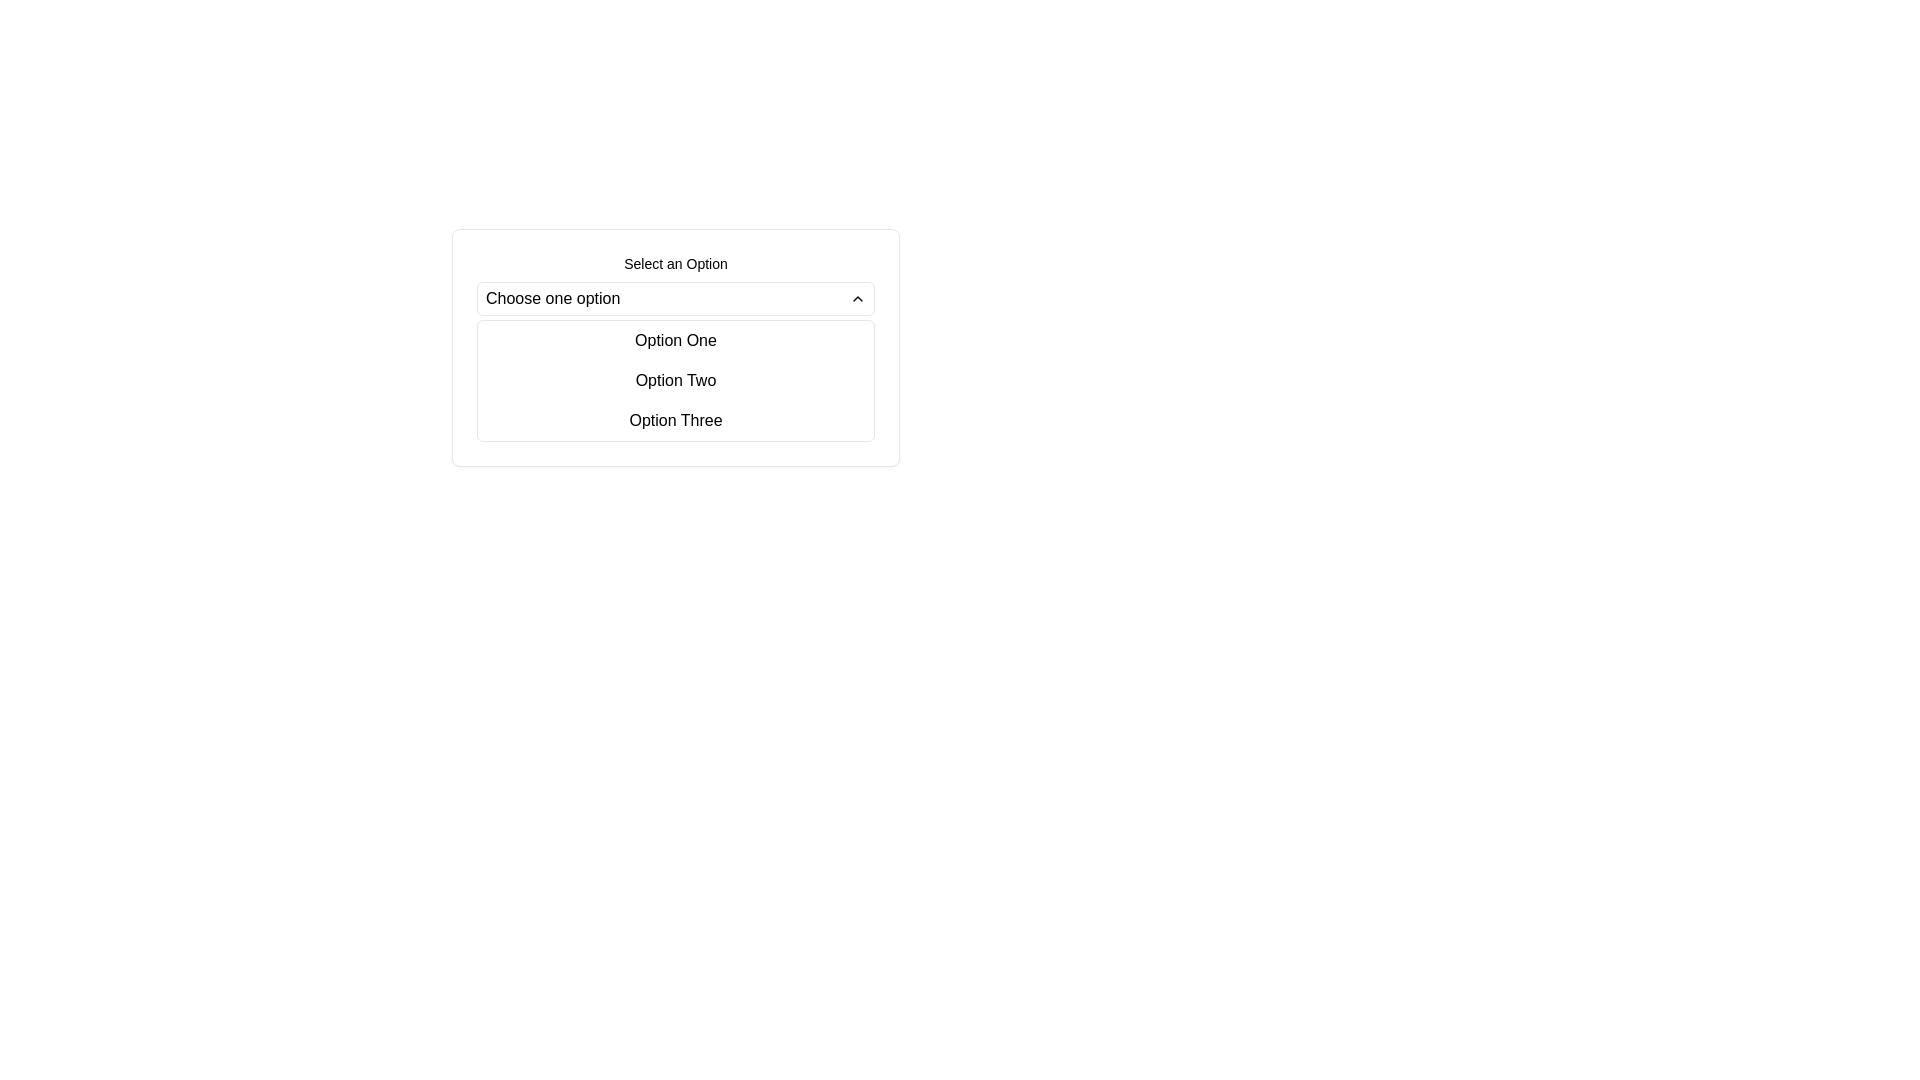 The width and height of the screenshot is (1920, 1080). I want to click on the small triangular arrow icon in the dropdown header area labeled 'Choose one option', so click(858, 299).